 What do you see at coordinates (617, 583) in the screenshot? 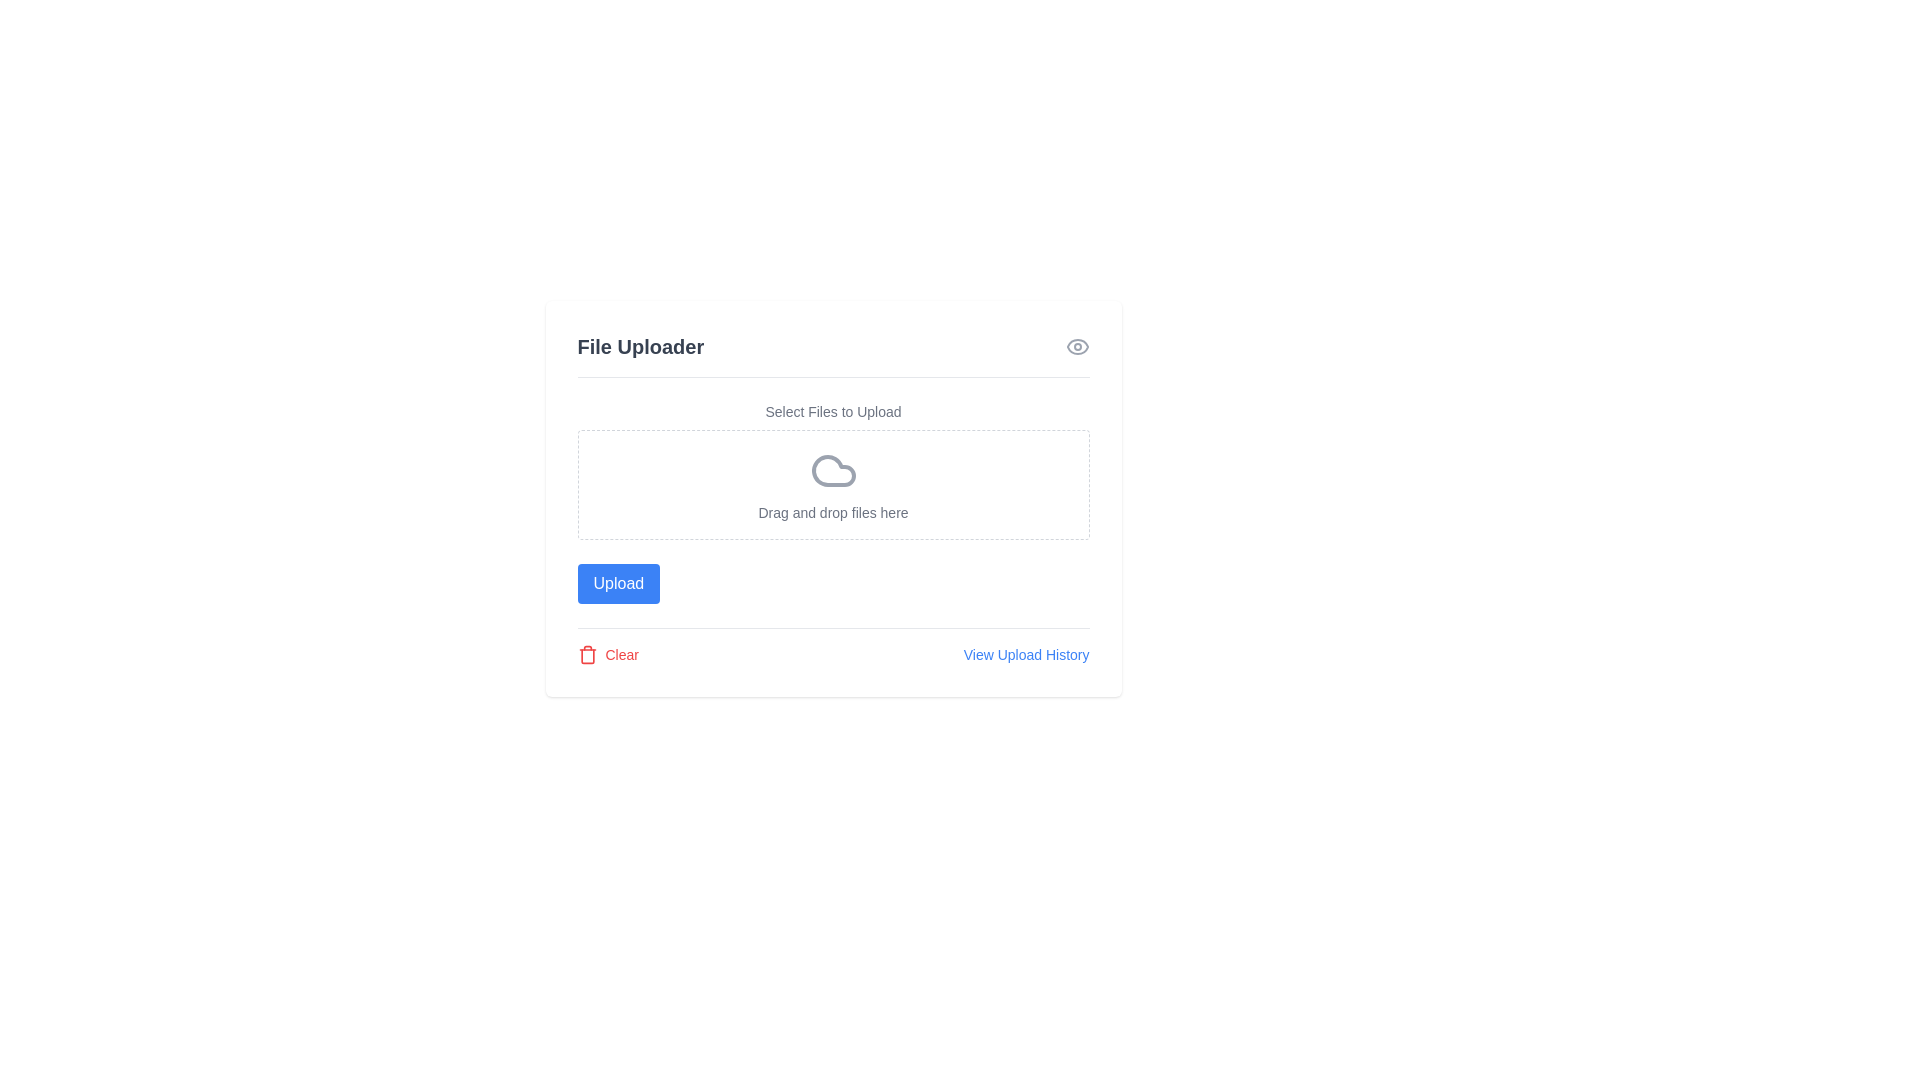
I see `the file upload button located below the file drop area to enable keyboard interaction` at bounding box center [617, 583].